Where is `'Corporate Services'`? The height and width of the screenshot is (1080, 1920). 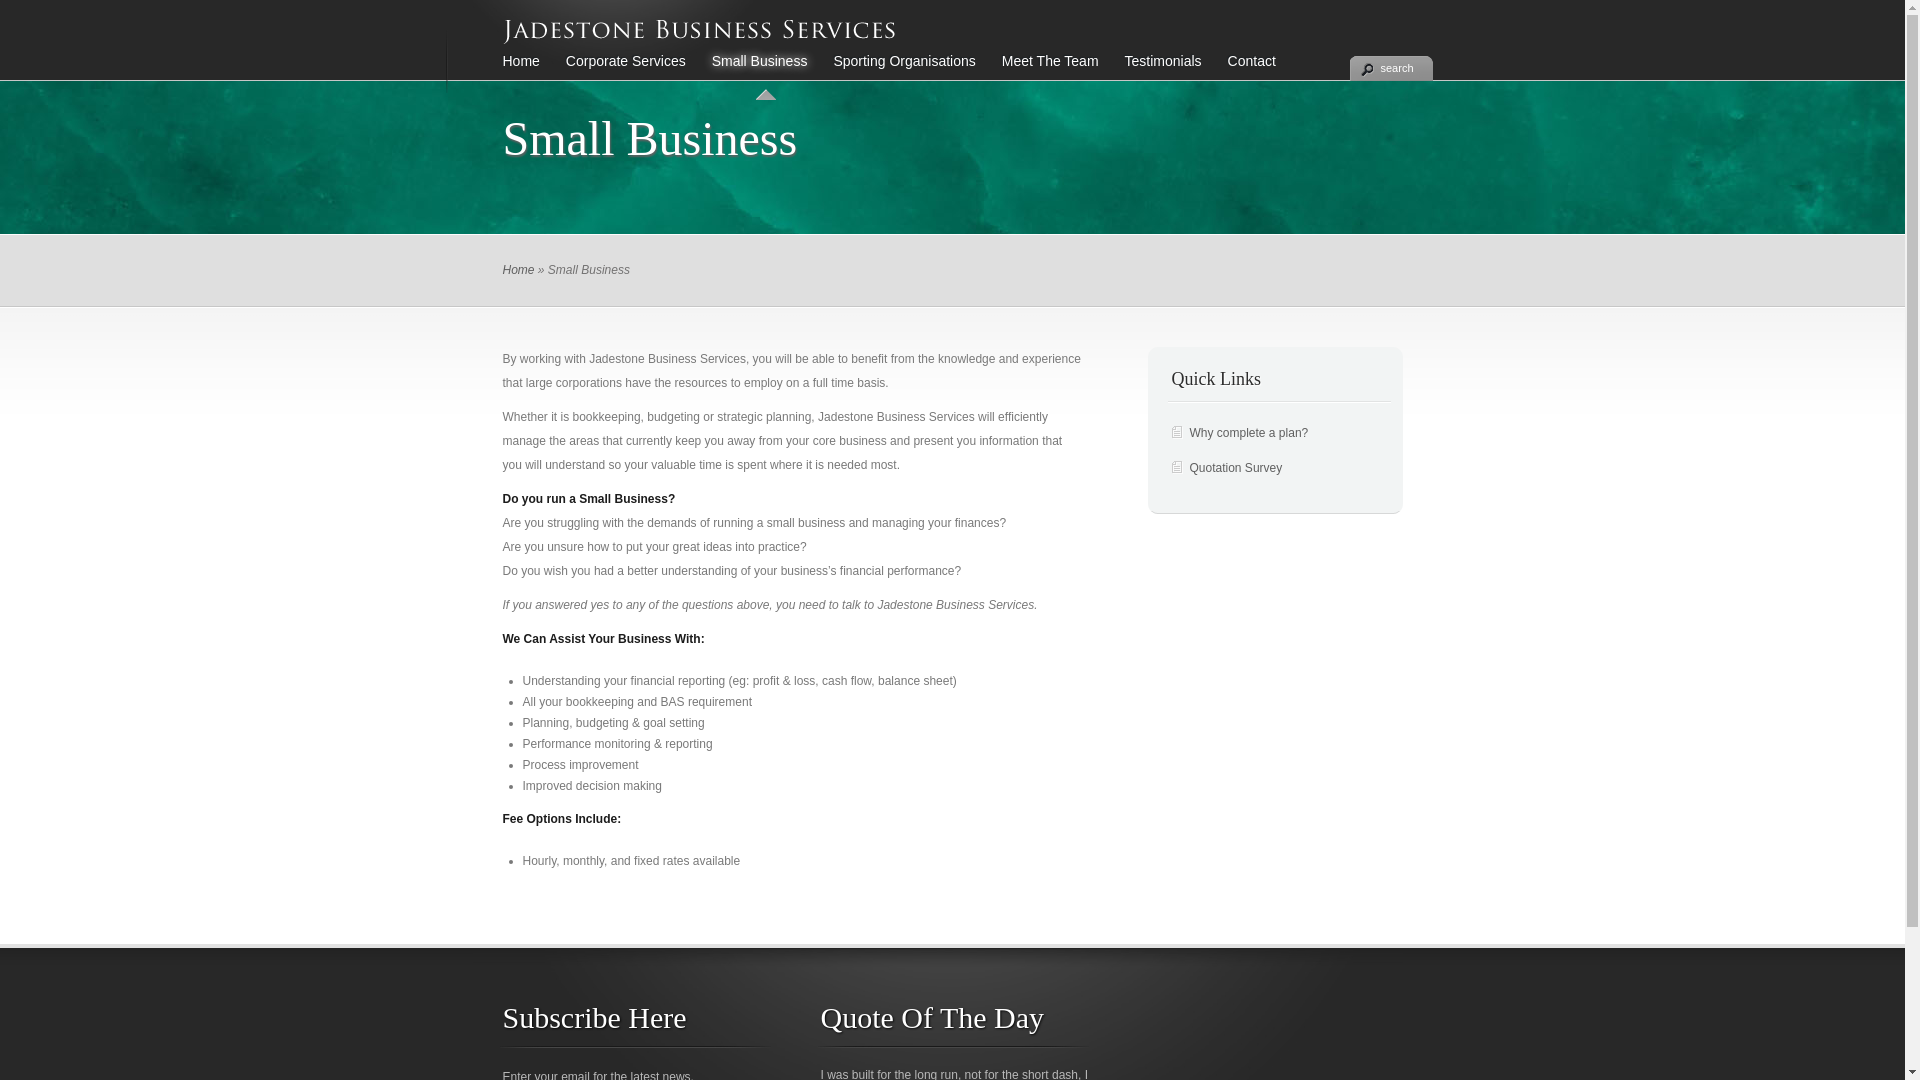
'Corporate Services' is located at coordinates (552, 71).